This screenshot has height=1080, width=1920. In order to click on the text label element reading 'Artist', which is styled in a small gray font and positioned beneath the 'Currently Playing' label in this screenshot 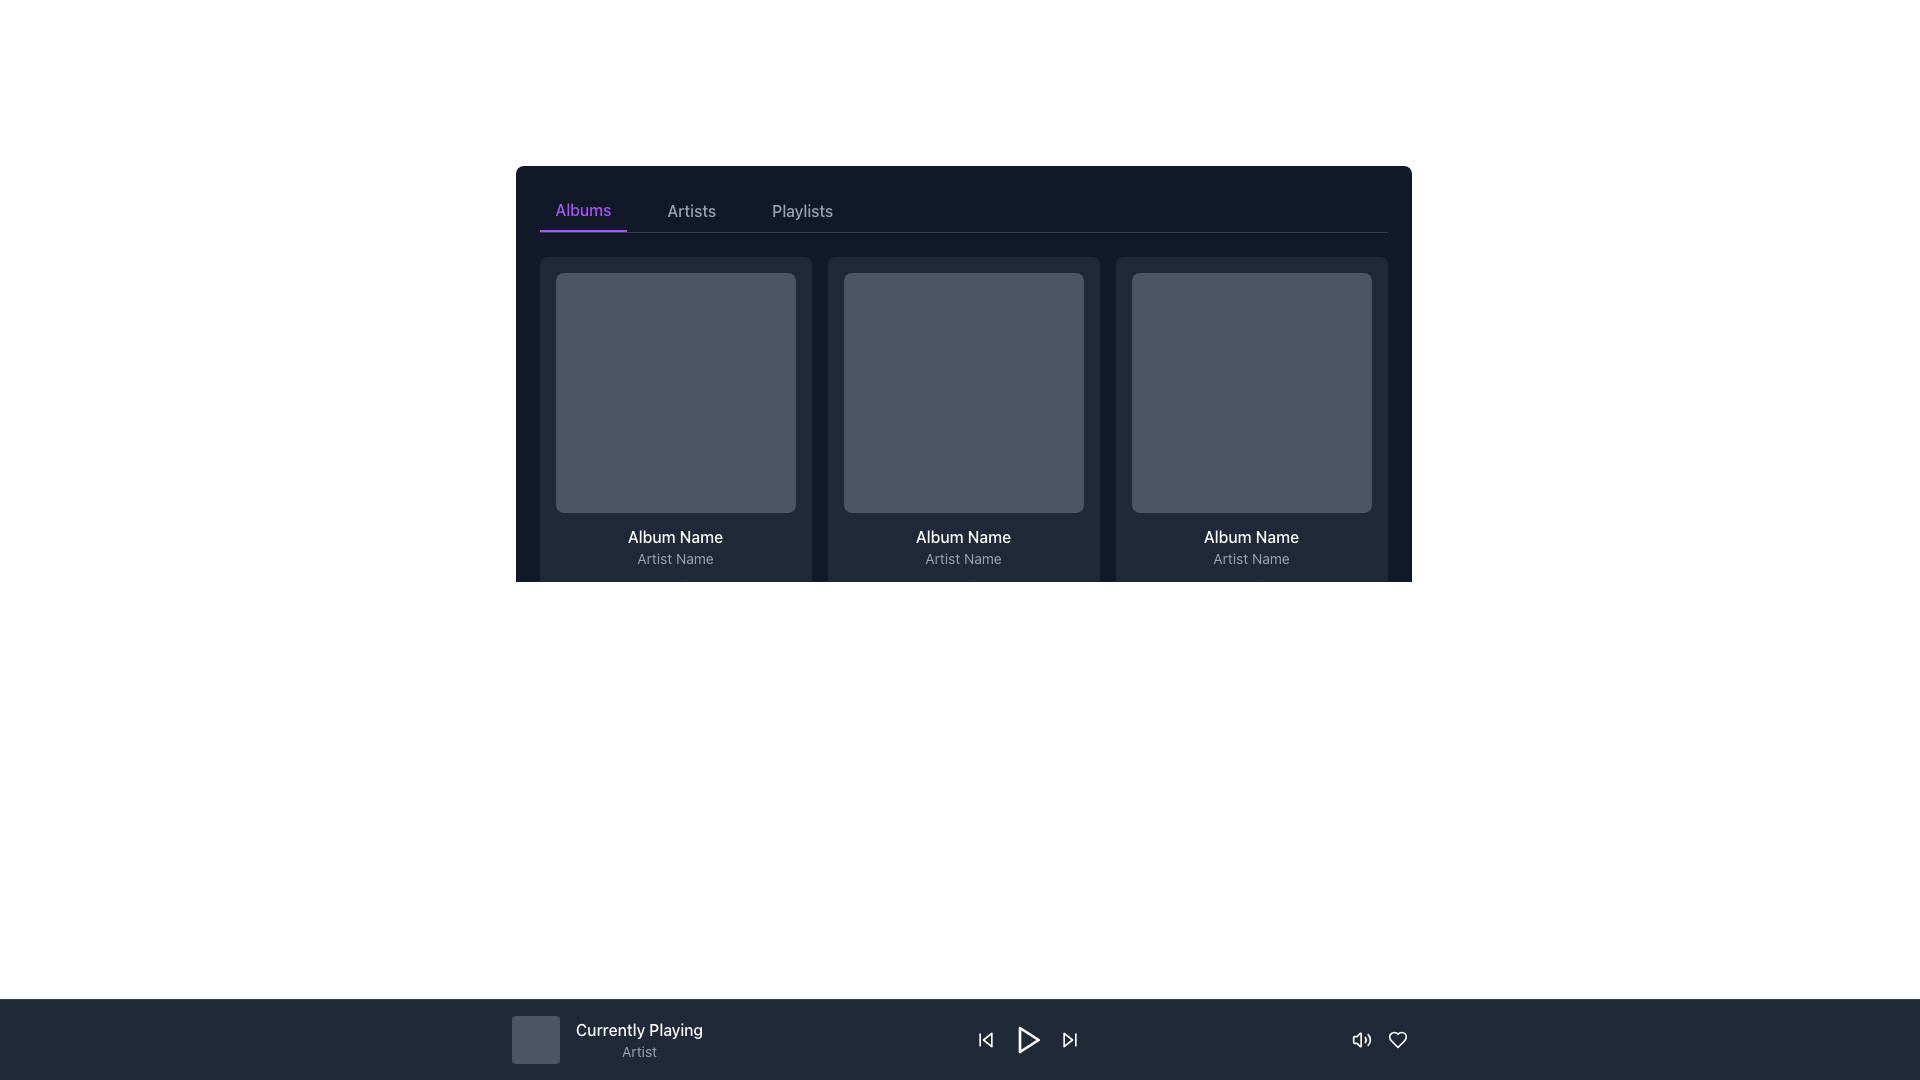, I will do `click(638, 1051)`.